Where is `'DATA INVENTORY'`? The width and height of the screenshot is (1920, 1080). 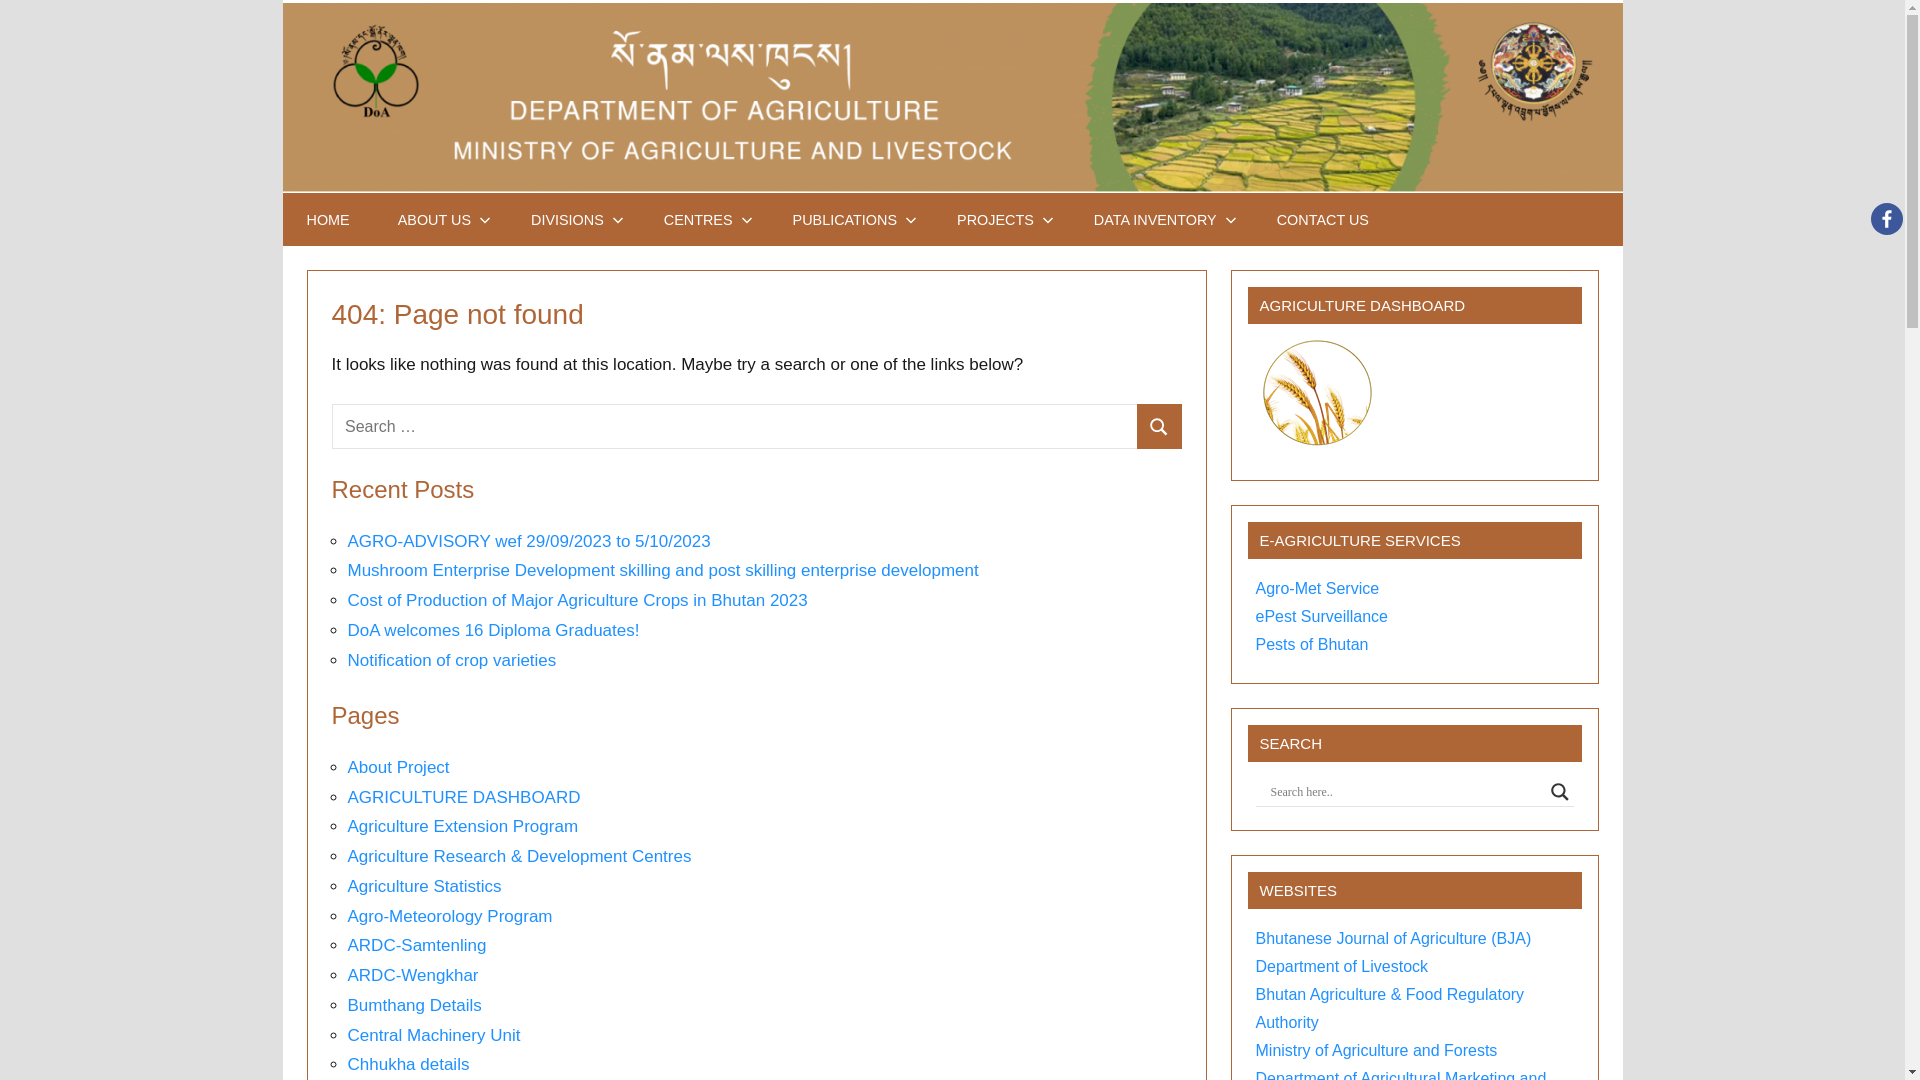
'DATA INVENTORY' is located at coordinates (1161, 219).